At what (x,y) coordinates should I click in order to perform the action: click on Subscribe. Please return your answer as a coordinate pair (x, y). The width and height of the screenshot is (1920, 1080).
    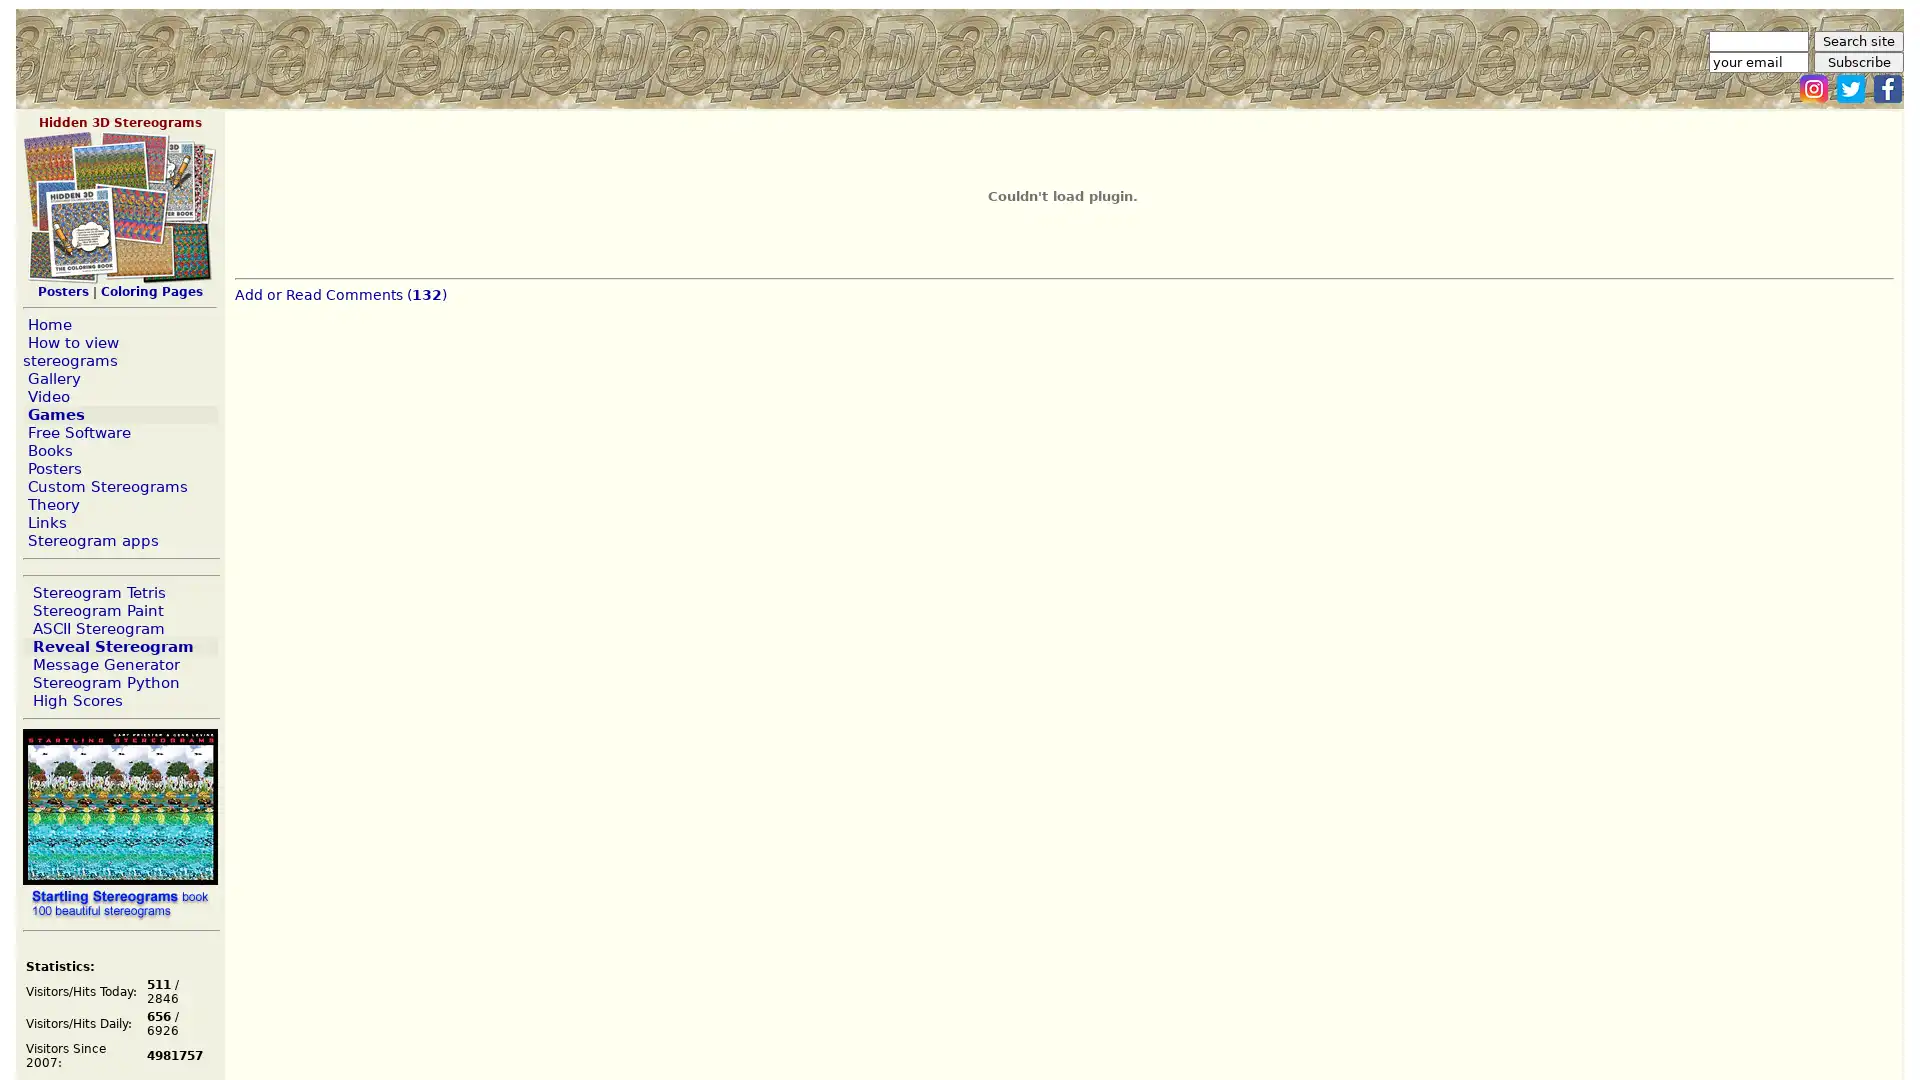
    Looking at the image, I should click on (1857, 61).